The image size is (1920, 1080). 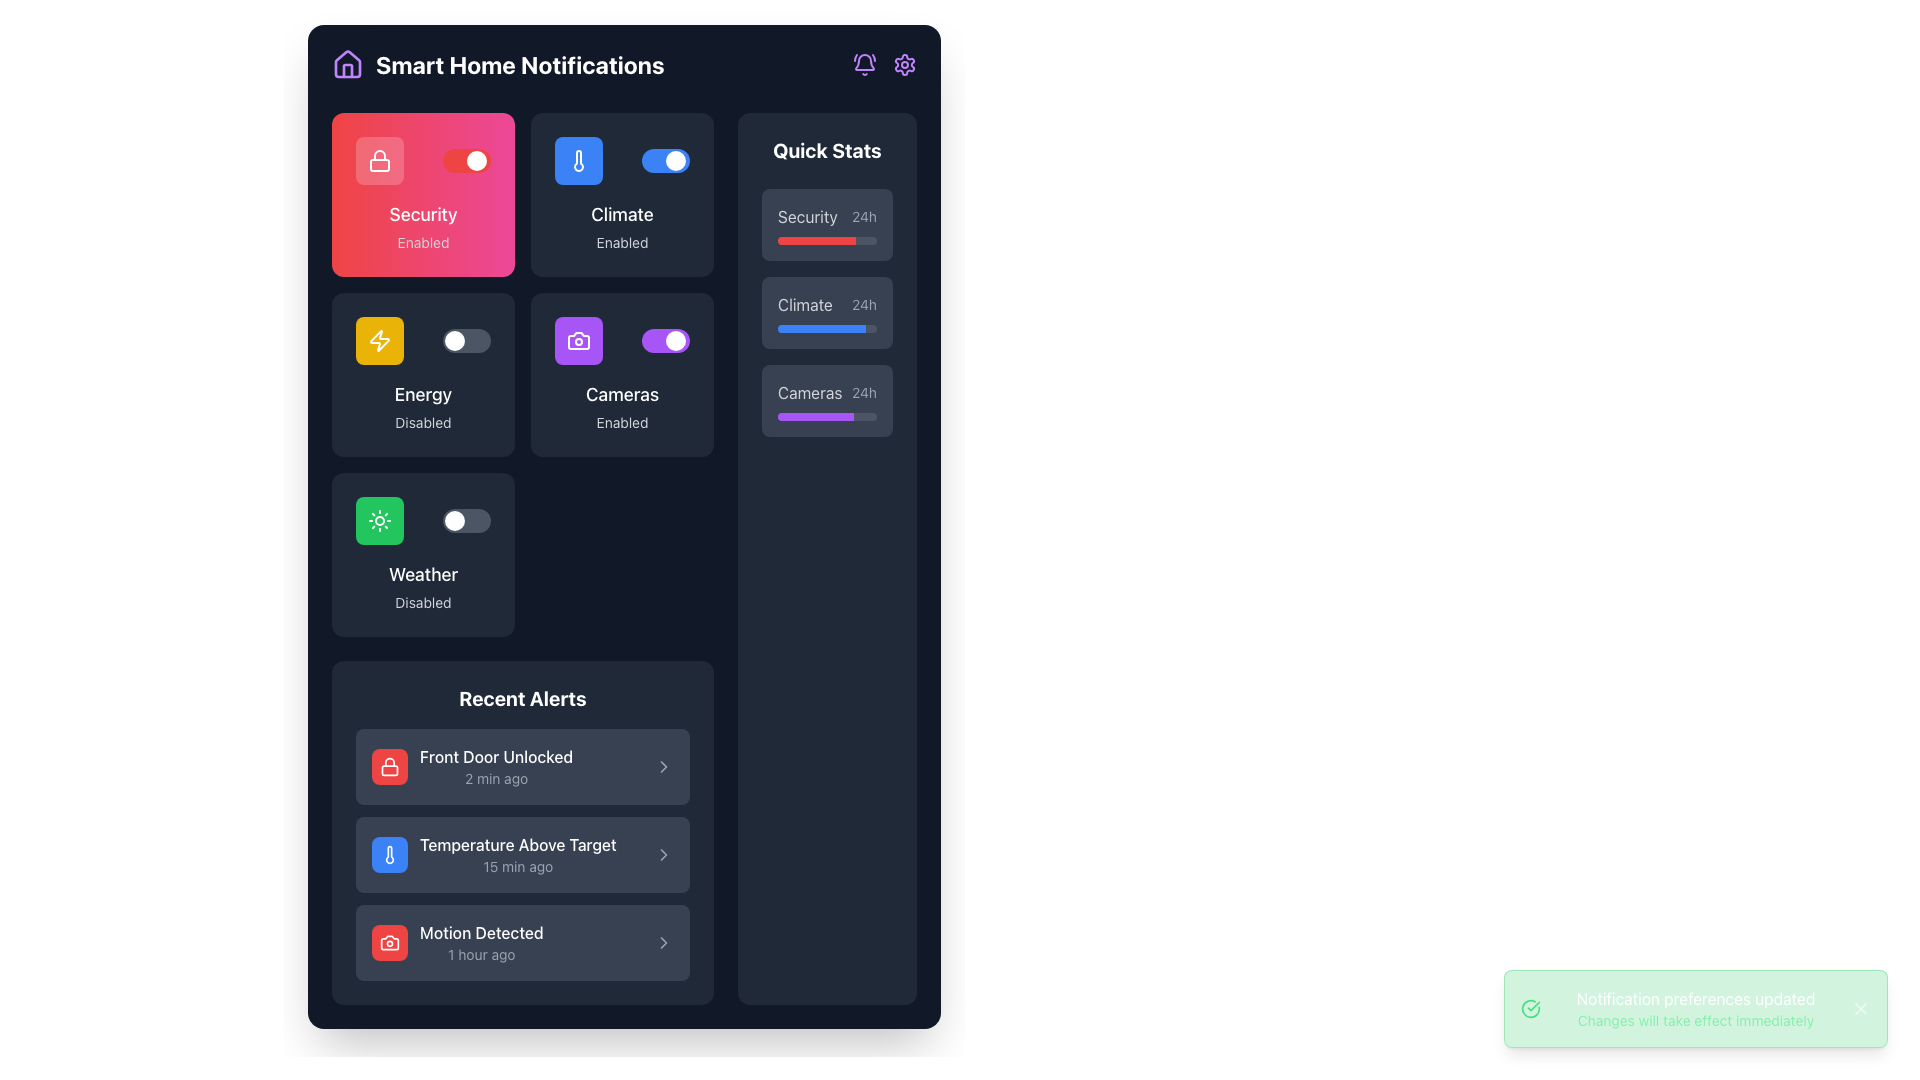 I want to click on the toggle switch in the 'Energy' control panel, so click(x=422, y=339).